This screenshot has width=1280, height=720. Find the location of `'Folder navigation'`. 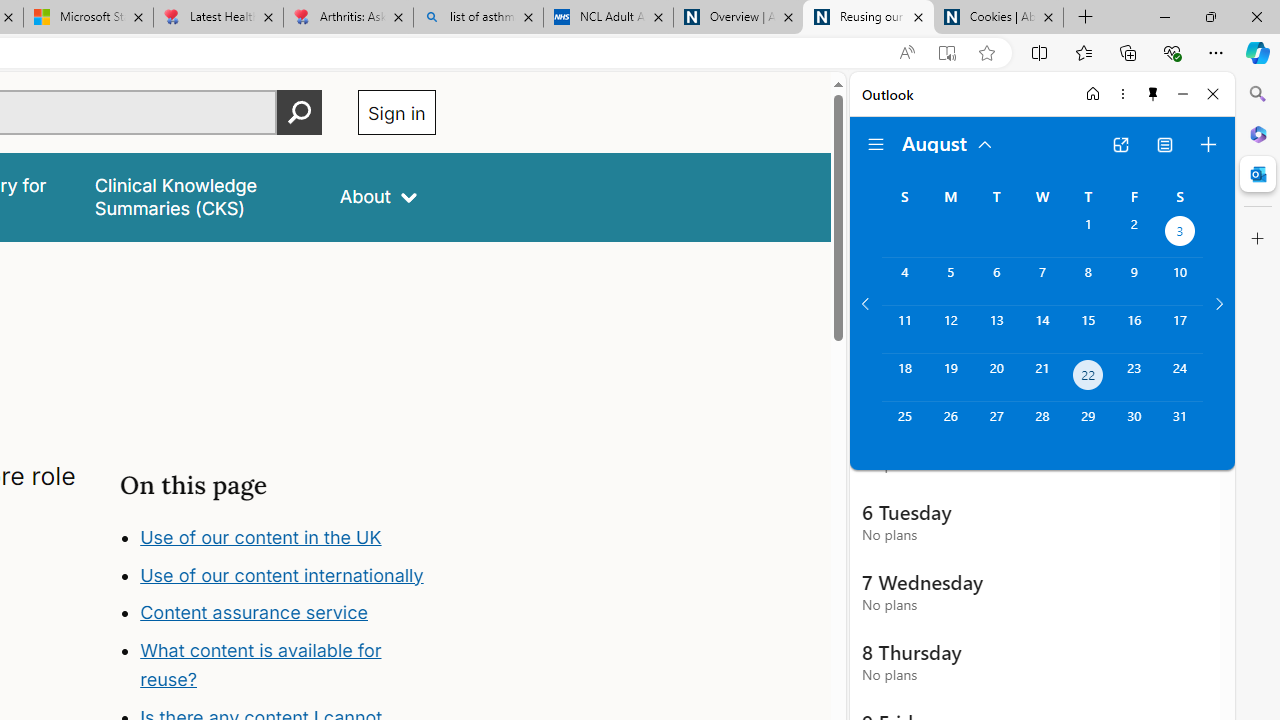

'Folder navigation' is located at coordinates (876, 144).